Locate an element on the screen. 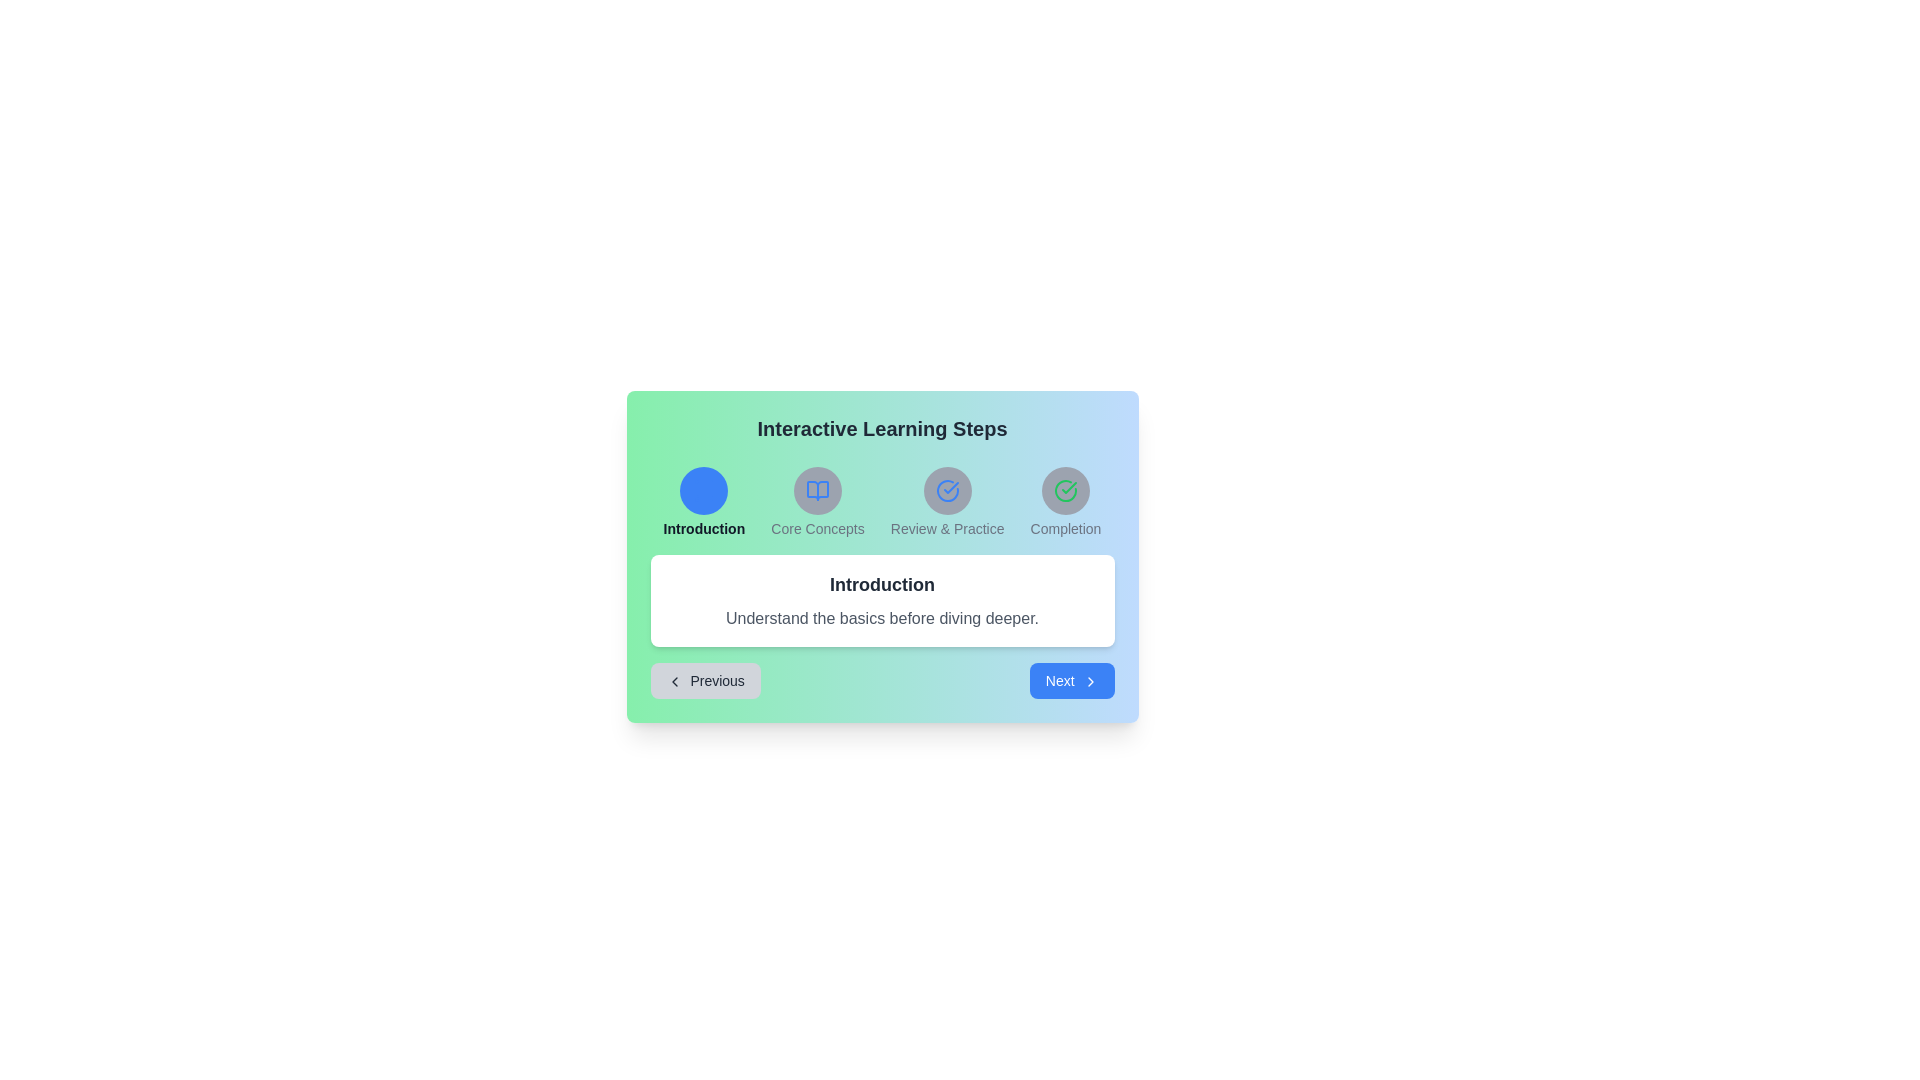 The image size is (1920, 1080). the 'Core Concepts' icon in the interactive learning sequence, which is the second icon in a row of four, located directly above the text 'Core Concepts' is located at coordinates (818, 490).